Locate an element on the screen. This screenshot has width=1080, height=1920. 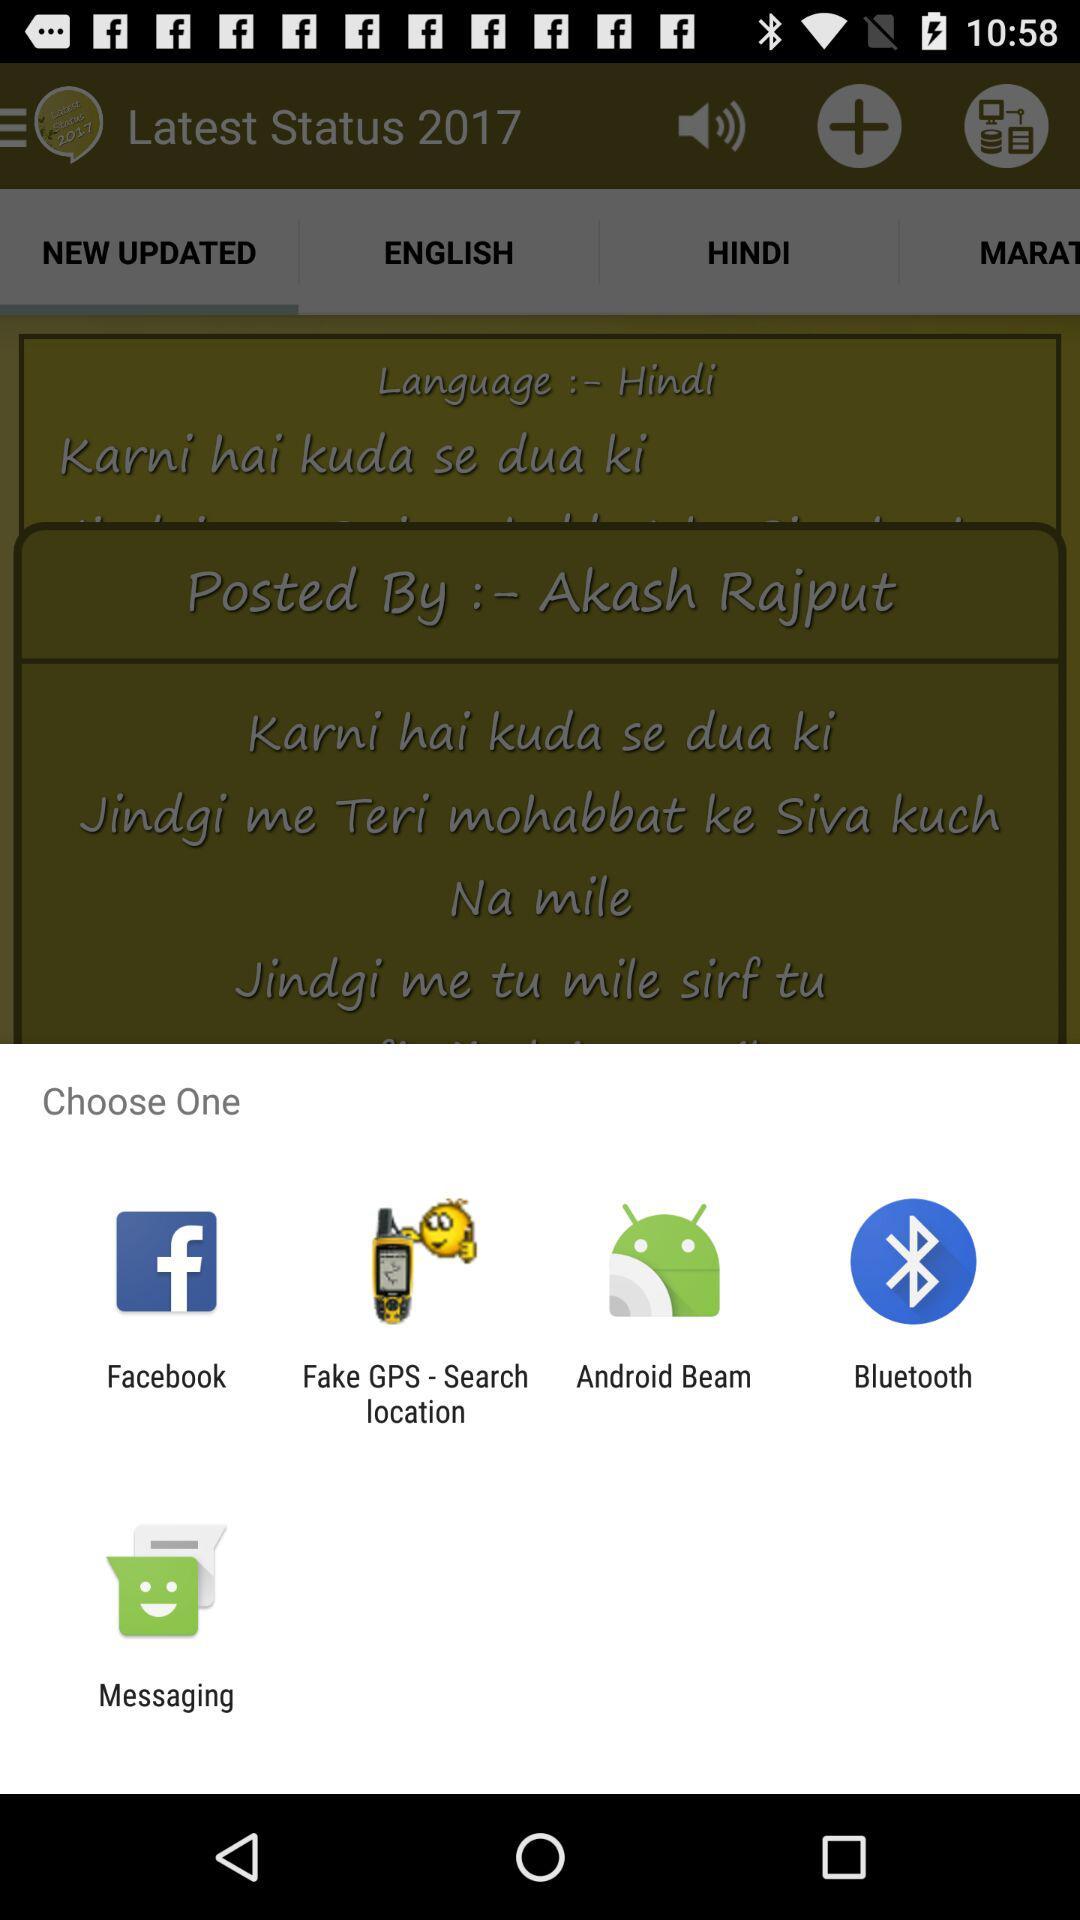
icon to the left of the fake gps search item is located at coordinates (165, 1392).